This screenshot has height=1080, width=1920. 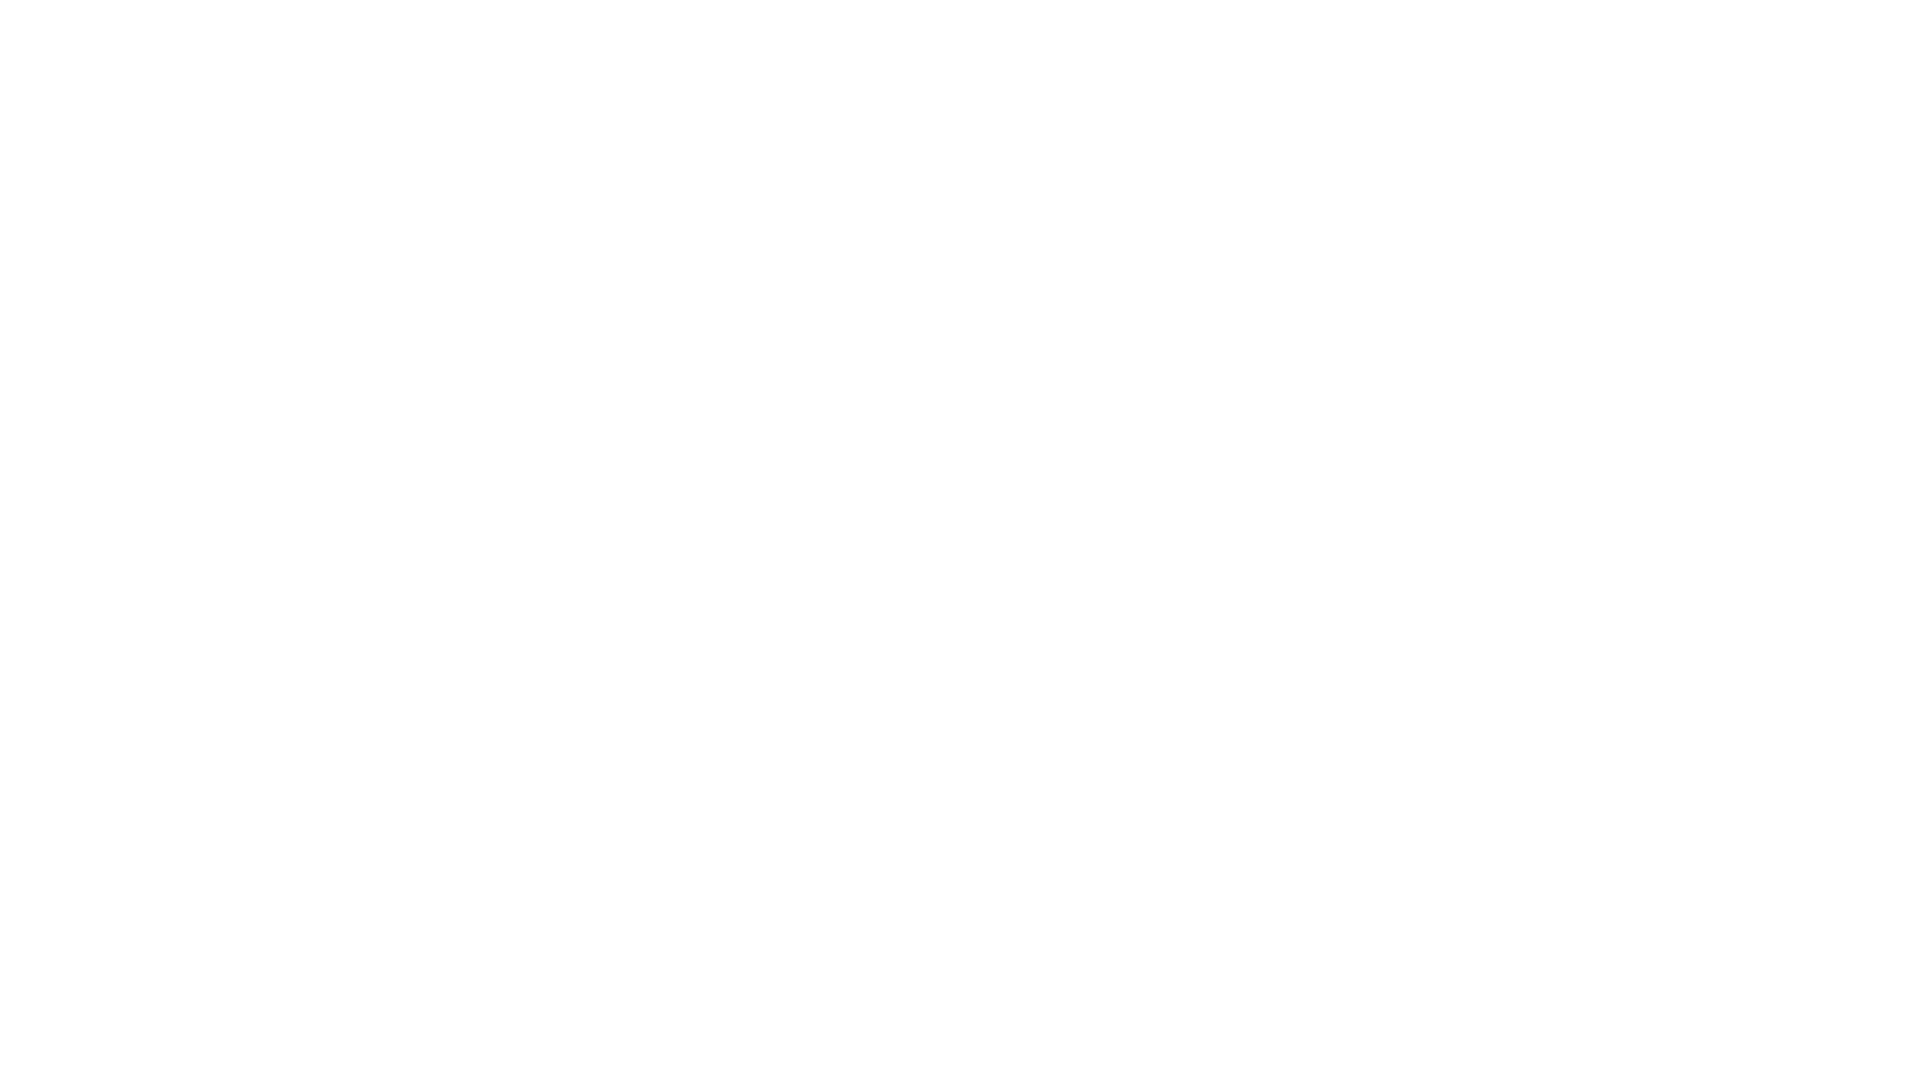 I want to click on 'SmugMug', so click(x=77, y=30).